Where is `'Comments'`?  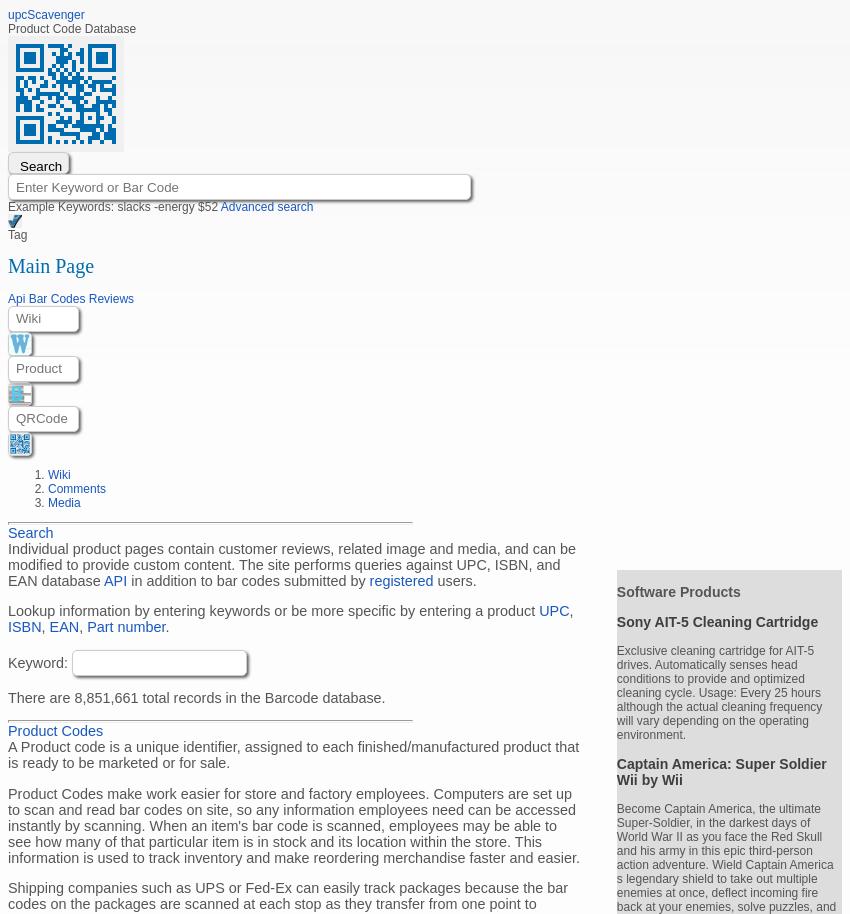
'Comments' is located at coordinates (77, 487).